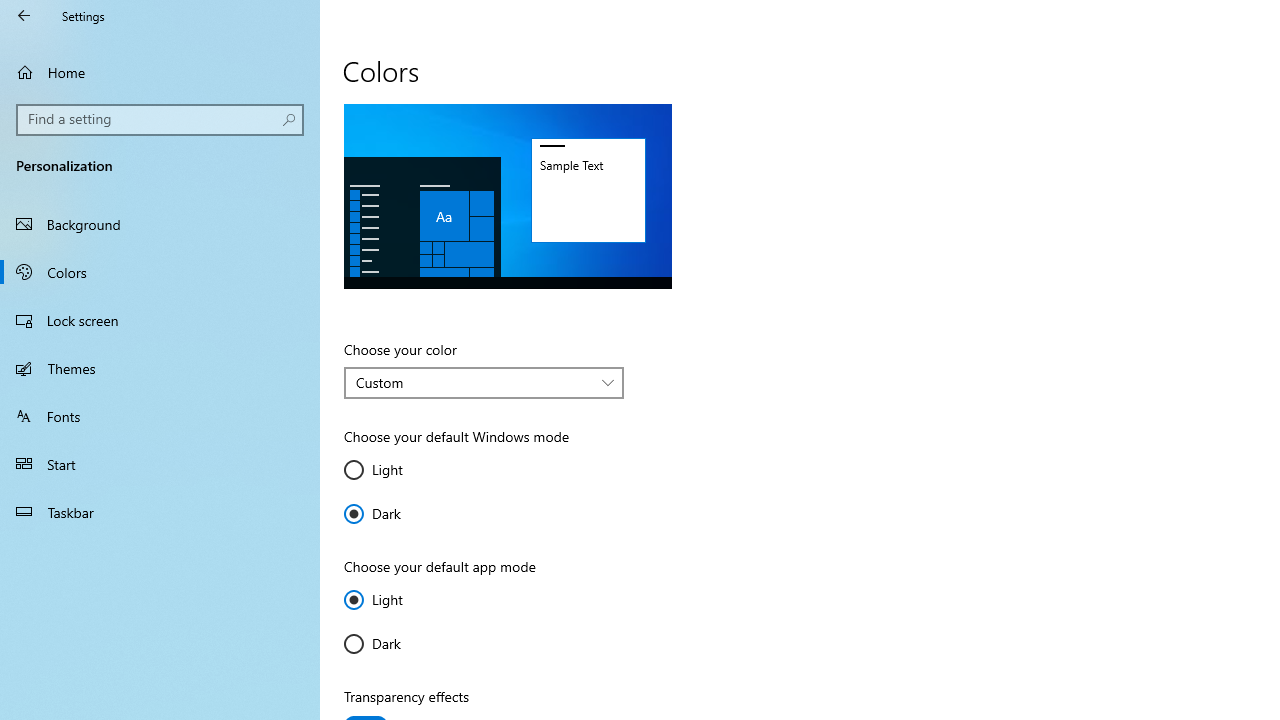 The width and height of the screenshot is (1280, 720). What do you see at coordinates (160, 414) in the screenshot?
I see `'Fonts'` at bounding box center [160, 414].